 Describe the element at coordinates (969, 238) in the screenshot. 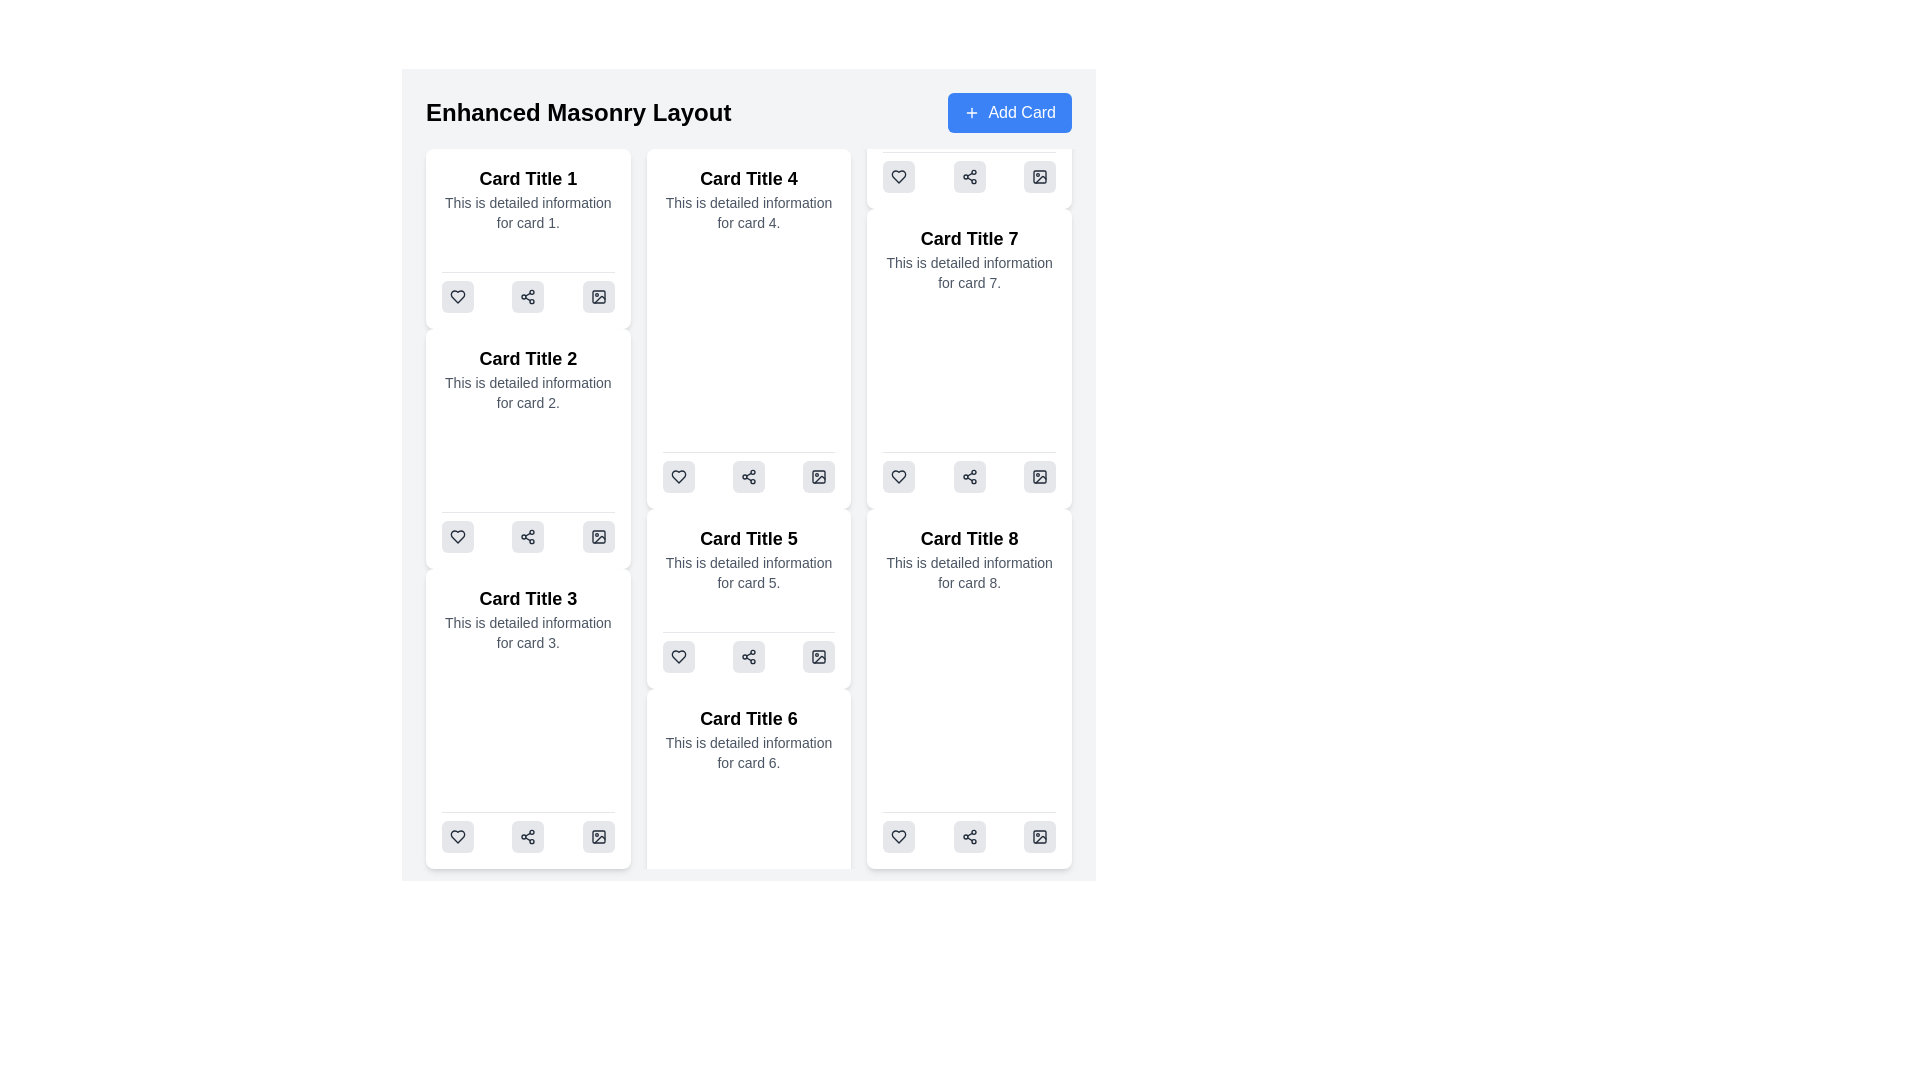

I see `the title text element of the card component, which is positioned at the top-center of the card and serves as a brief identifier for the card's content` at that location.